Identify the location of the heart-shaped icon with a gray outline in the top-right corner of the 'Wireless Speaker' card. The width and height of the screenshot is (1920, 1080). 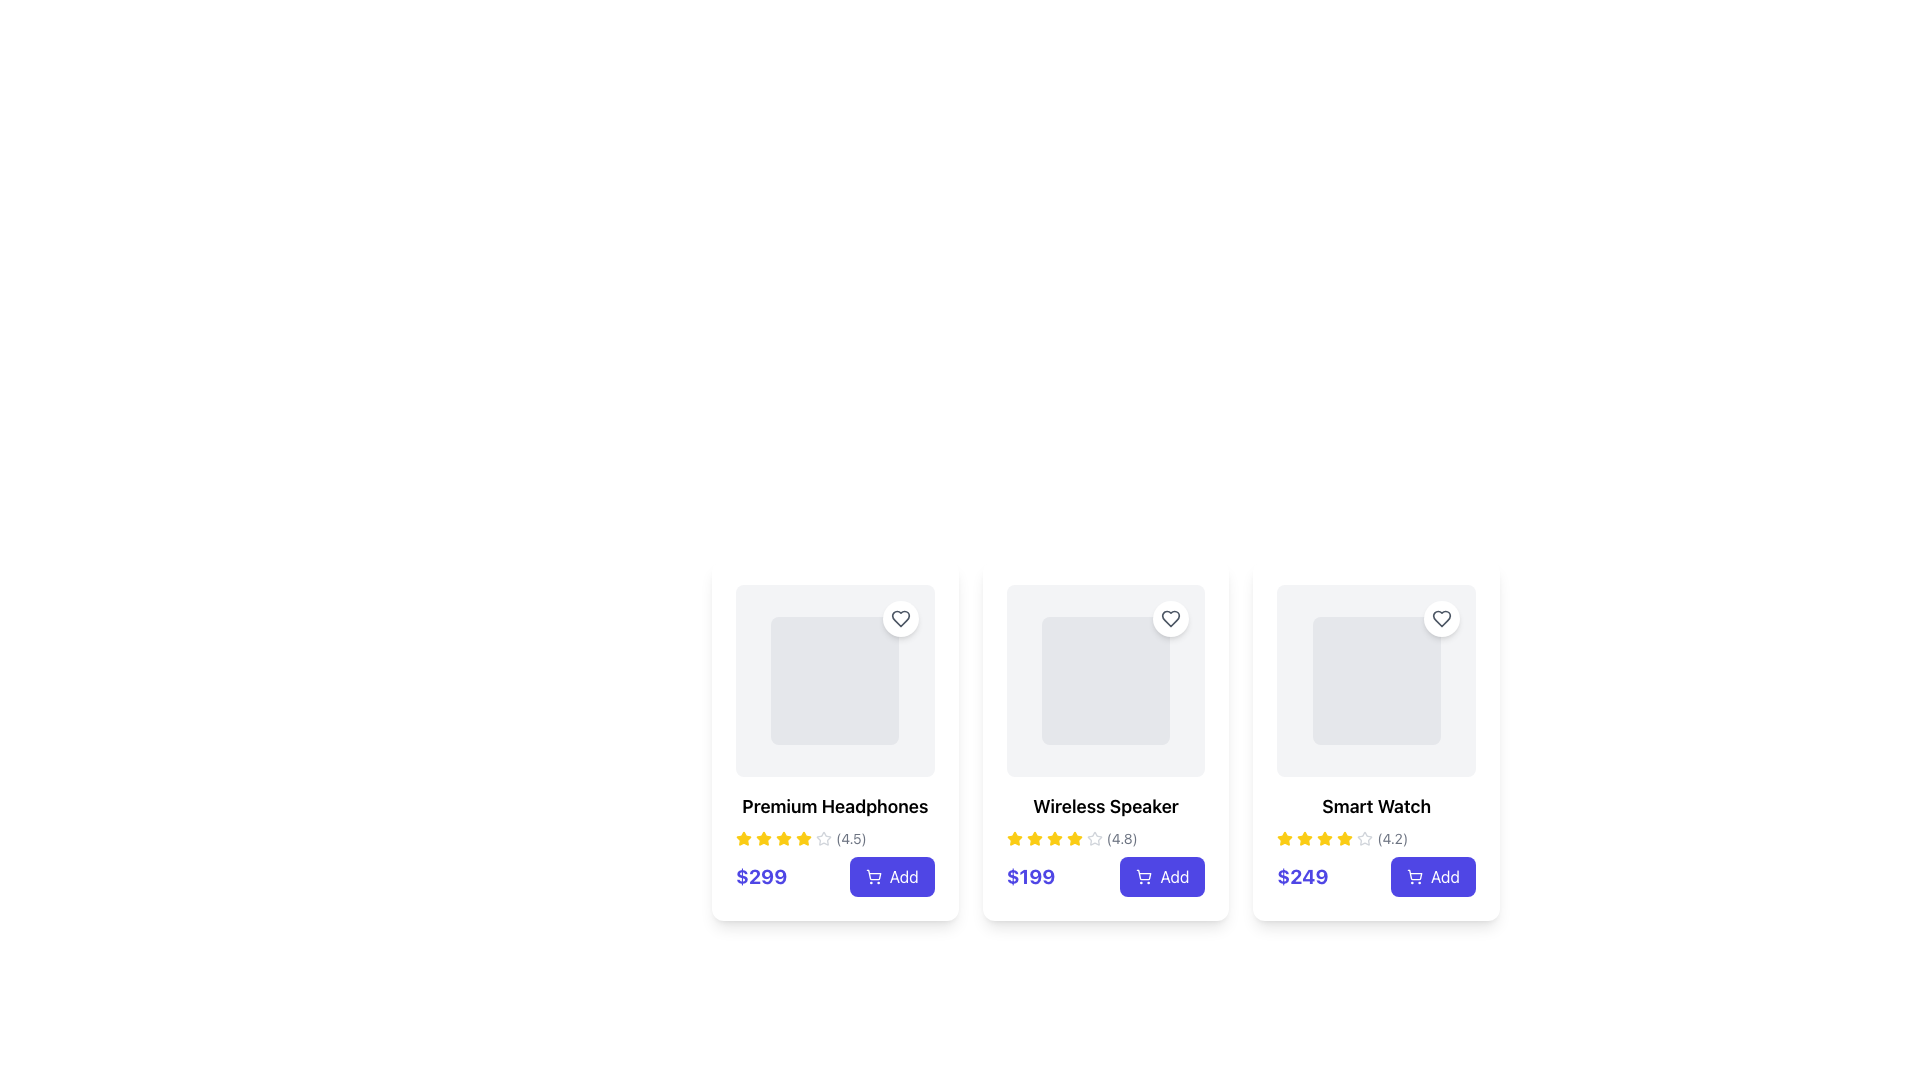
(1171, 617).